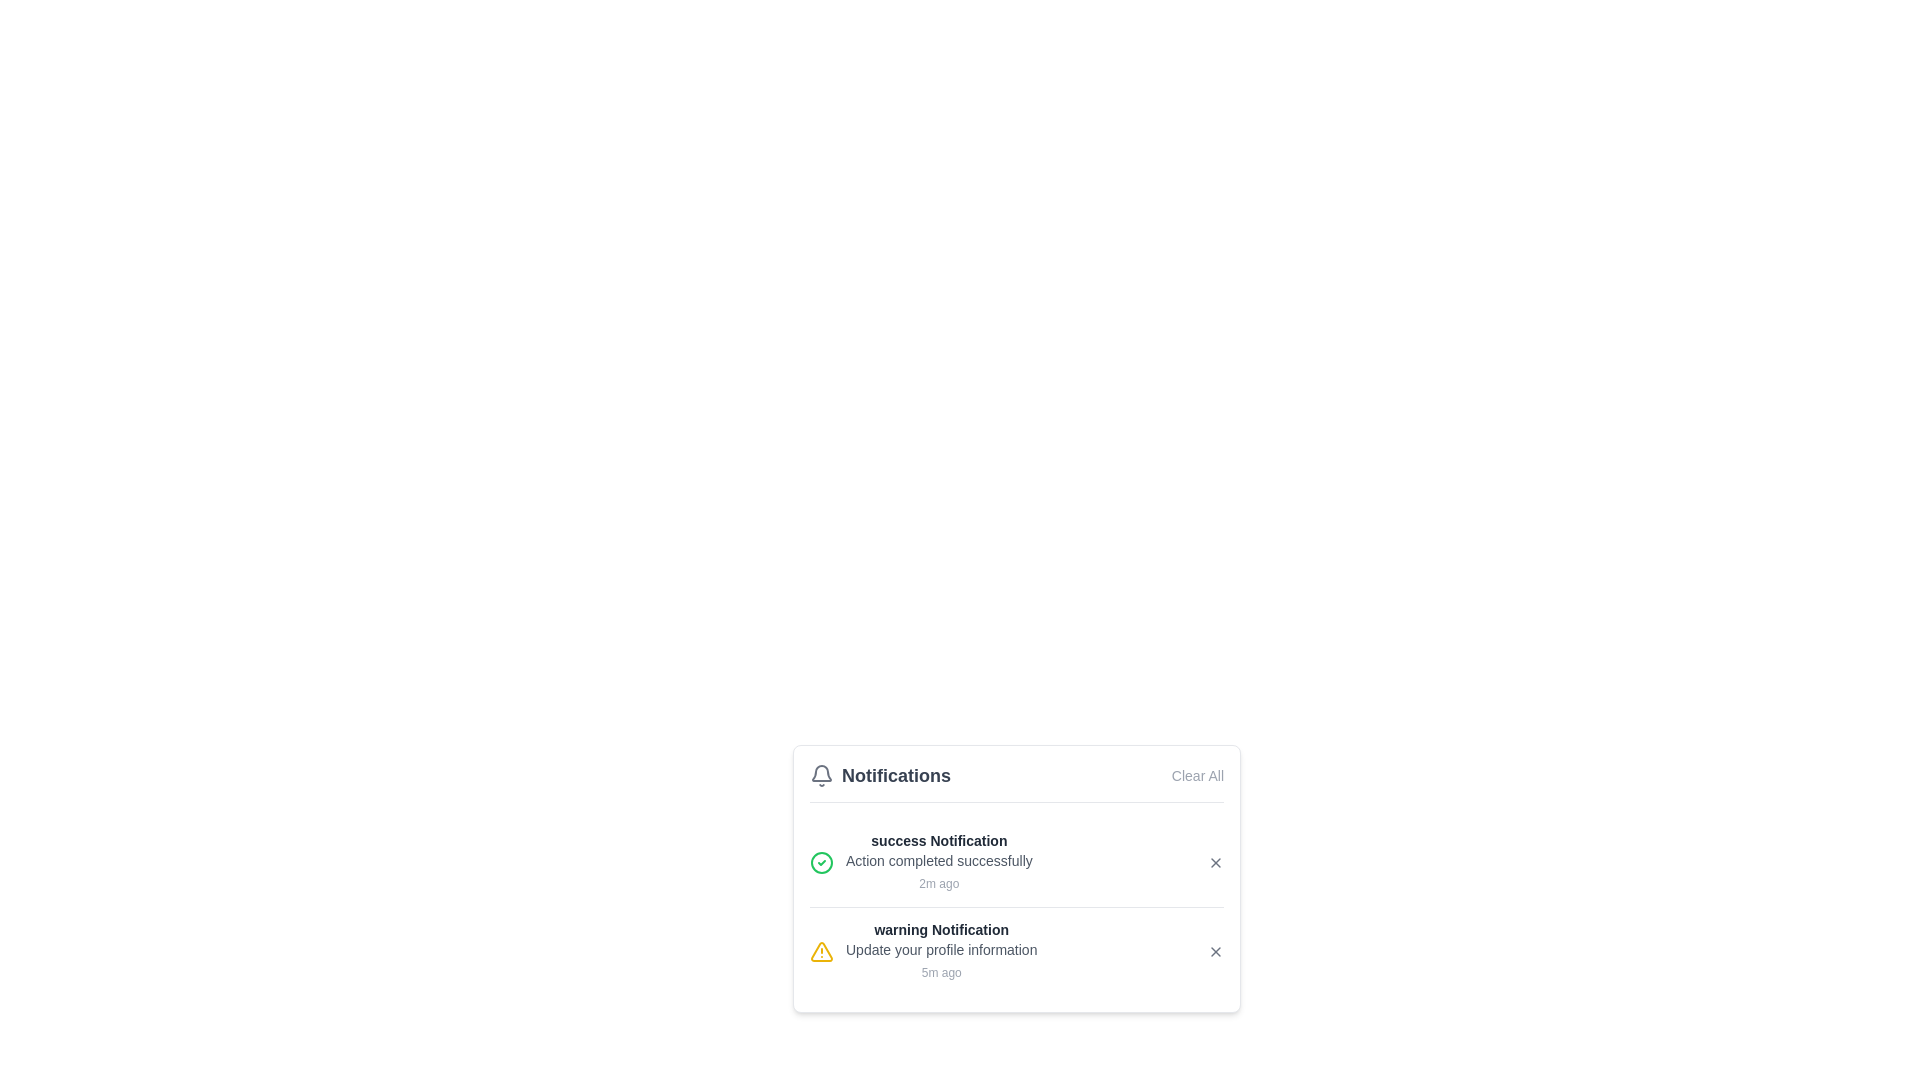 The width and height of the screenshot is (1920, 1080). What do you see at coordinates (821, 774) in the screenshot?
I see `the appearance of the gray bell-shaped icon located in the header of the notification popup, positioned to the left of the 'Notifications' text` at bounding box center [821, 774].